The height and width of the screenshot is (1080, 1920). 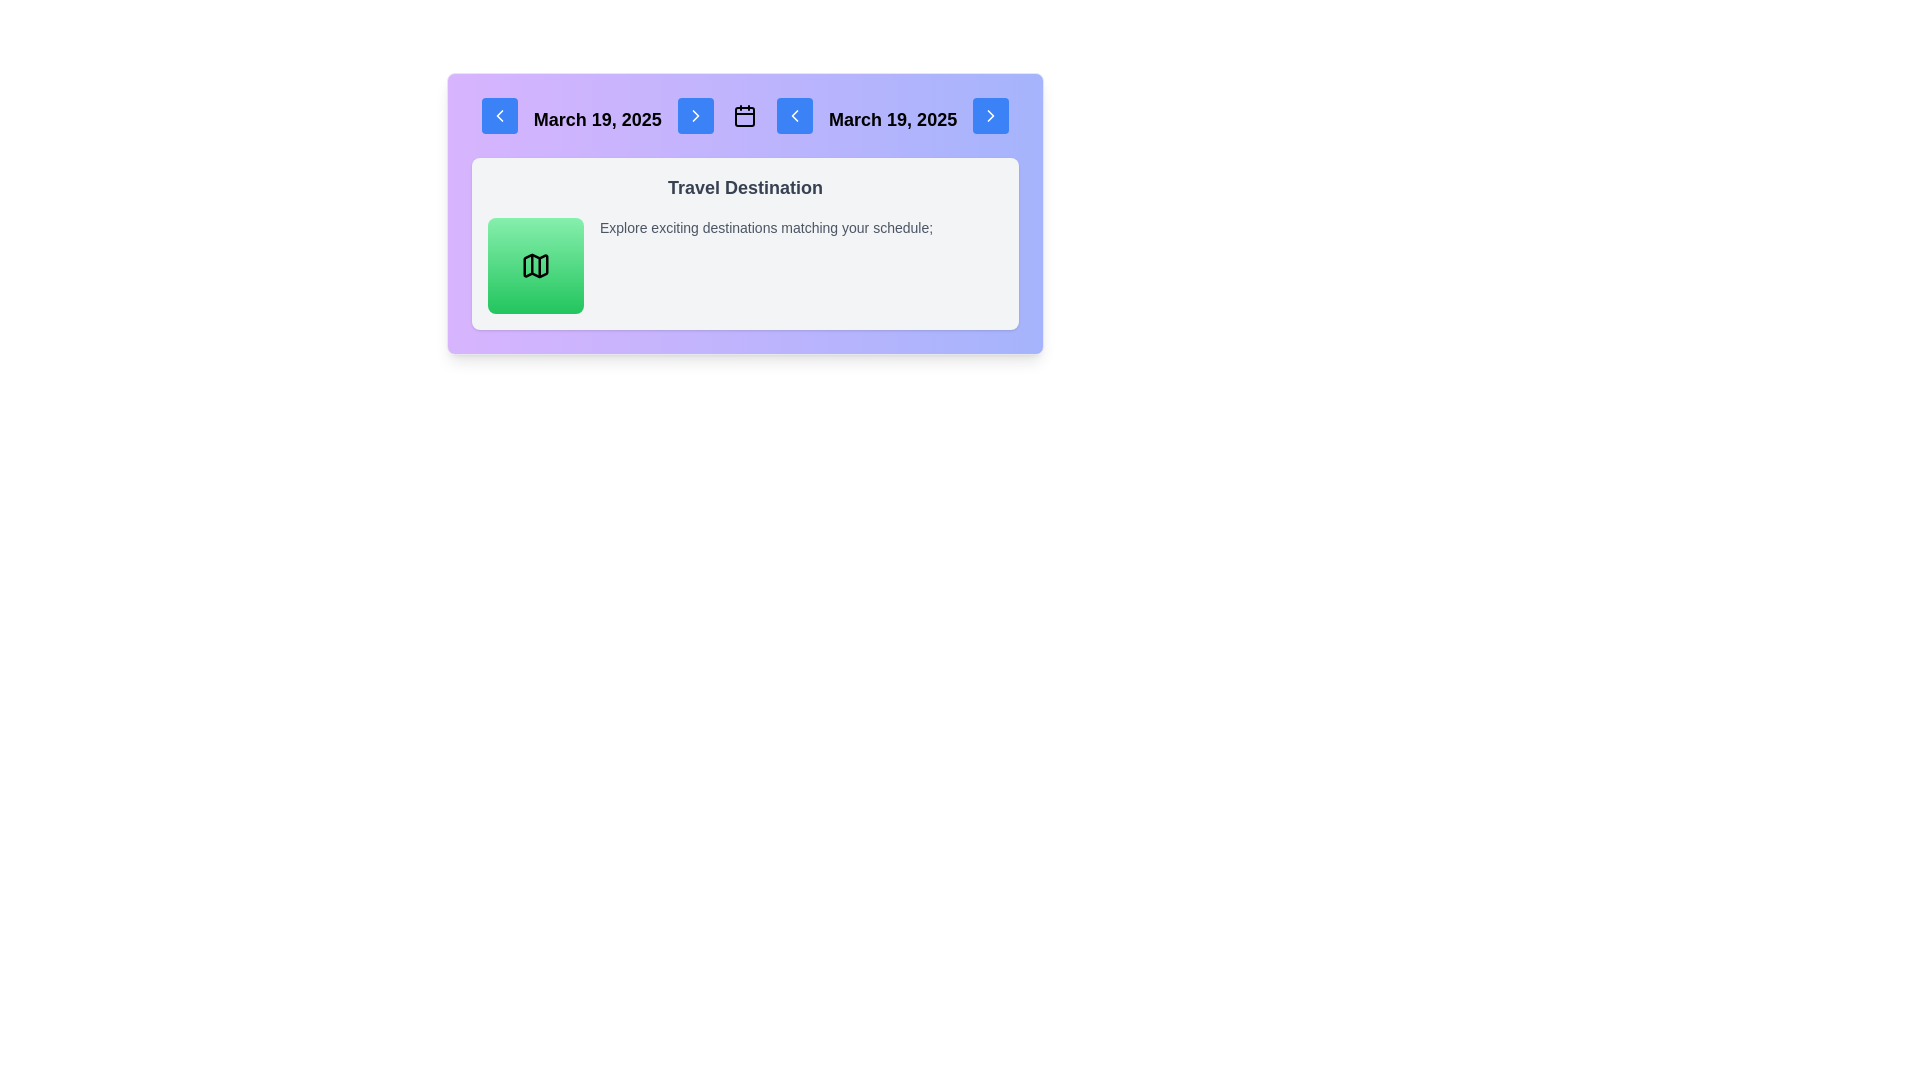 What do you see at coordinates (695, 115) in the screenshot?
I see `the blue rectangular button with rounded corners, featuring a white arrow icon, located in the top section of the interface aligned to the right of 'March 19, 2025'` at bounding box center [695, 115].